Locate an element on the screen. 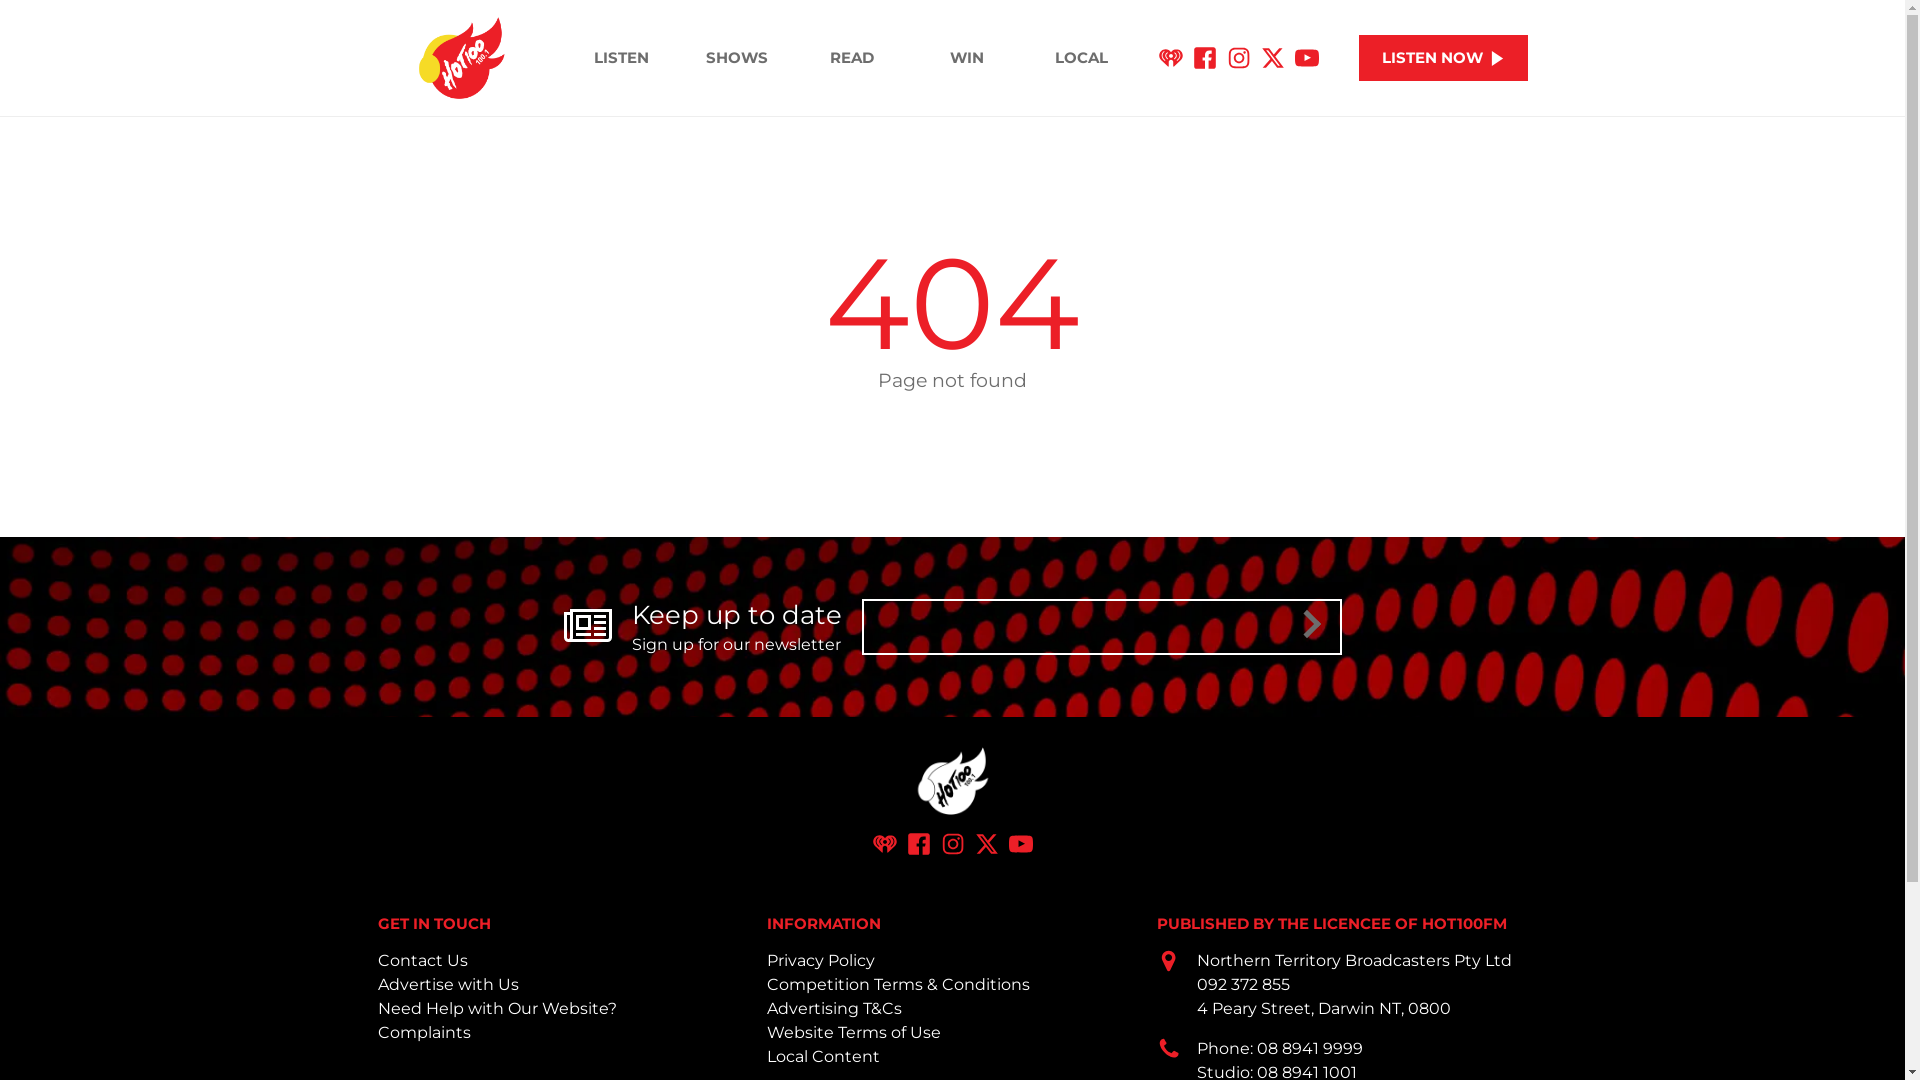  'LISTEN NOW' is located at coordinates (1443, 57).